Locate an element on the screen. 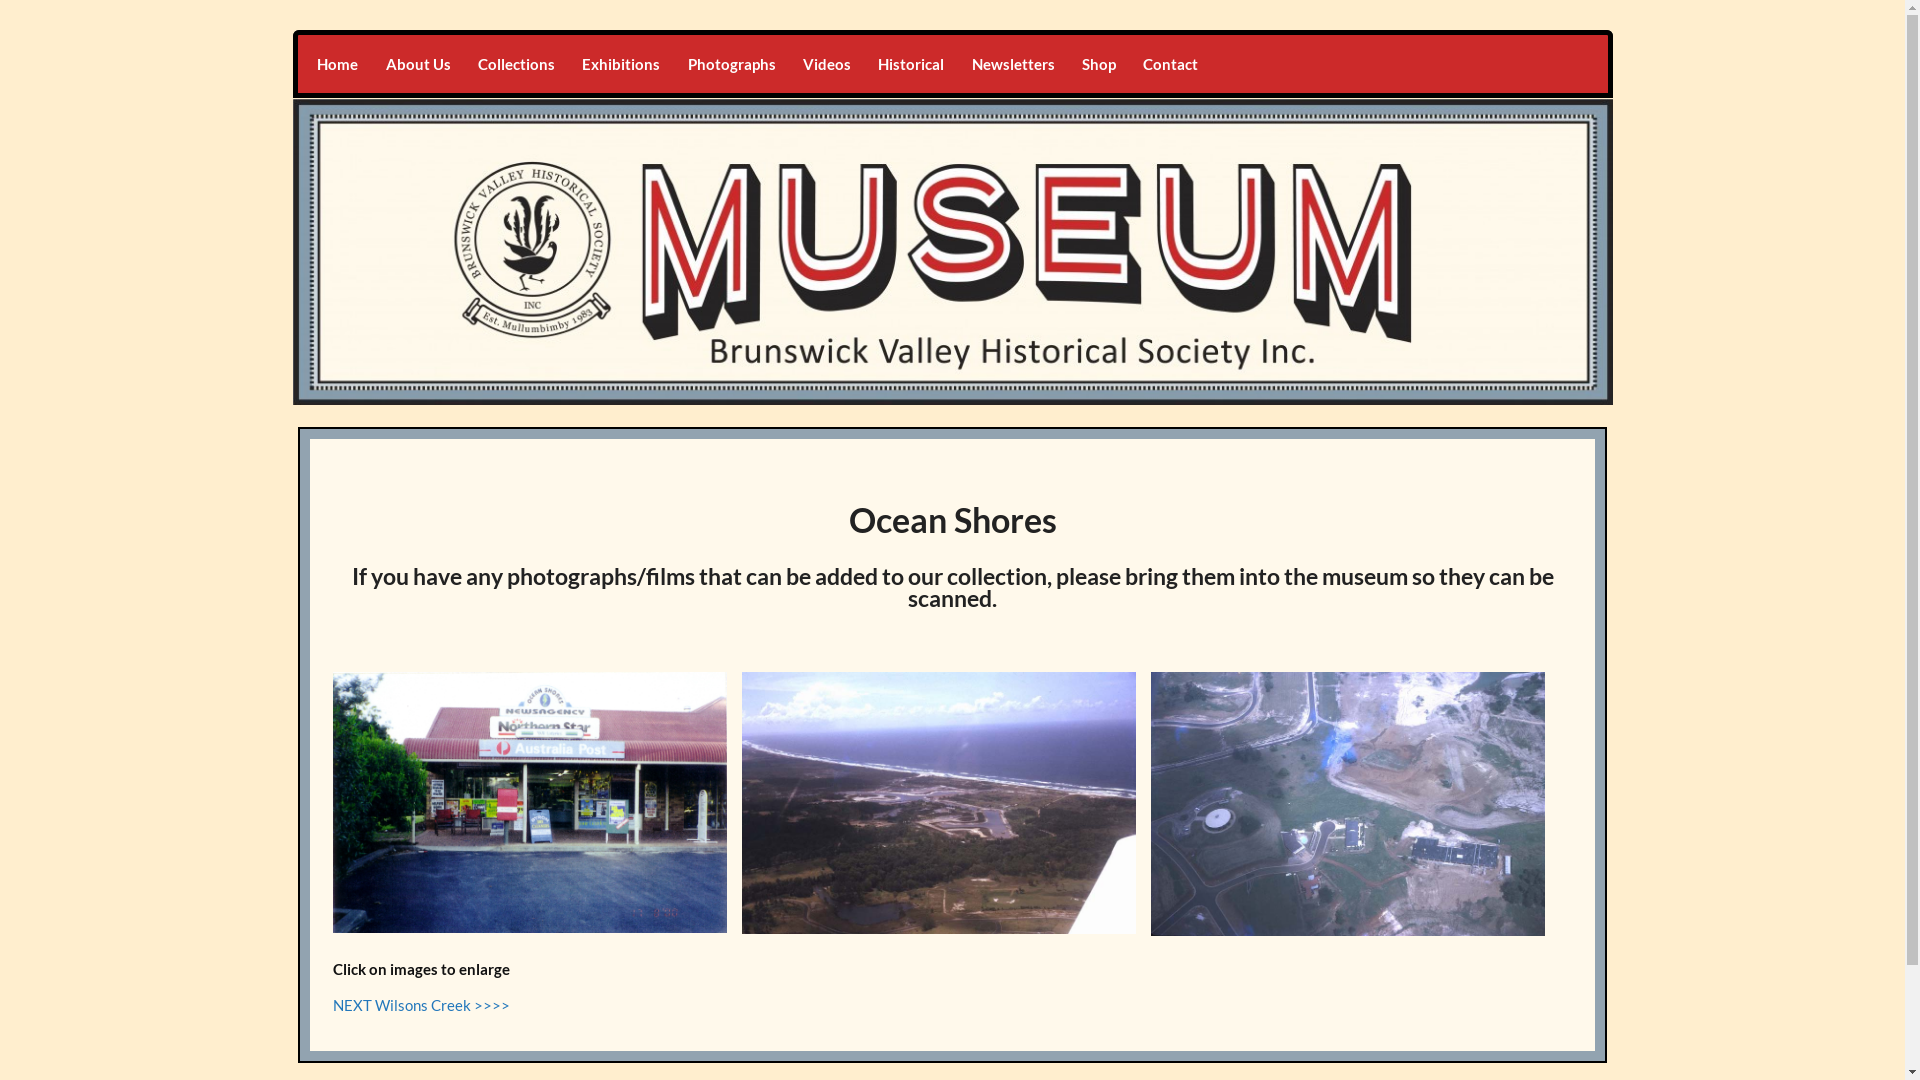 The image size is (1920, 1080). 'Videos' is located at coordinates (826, 63).